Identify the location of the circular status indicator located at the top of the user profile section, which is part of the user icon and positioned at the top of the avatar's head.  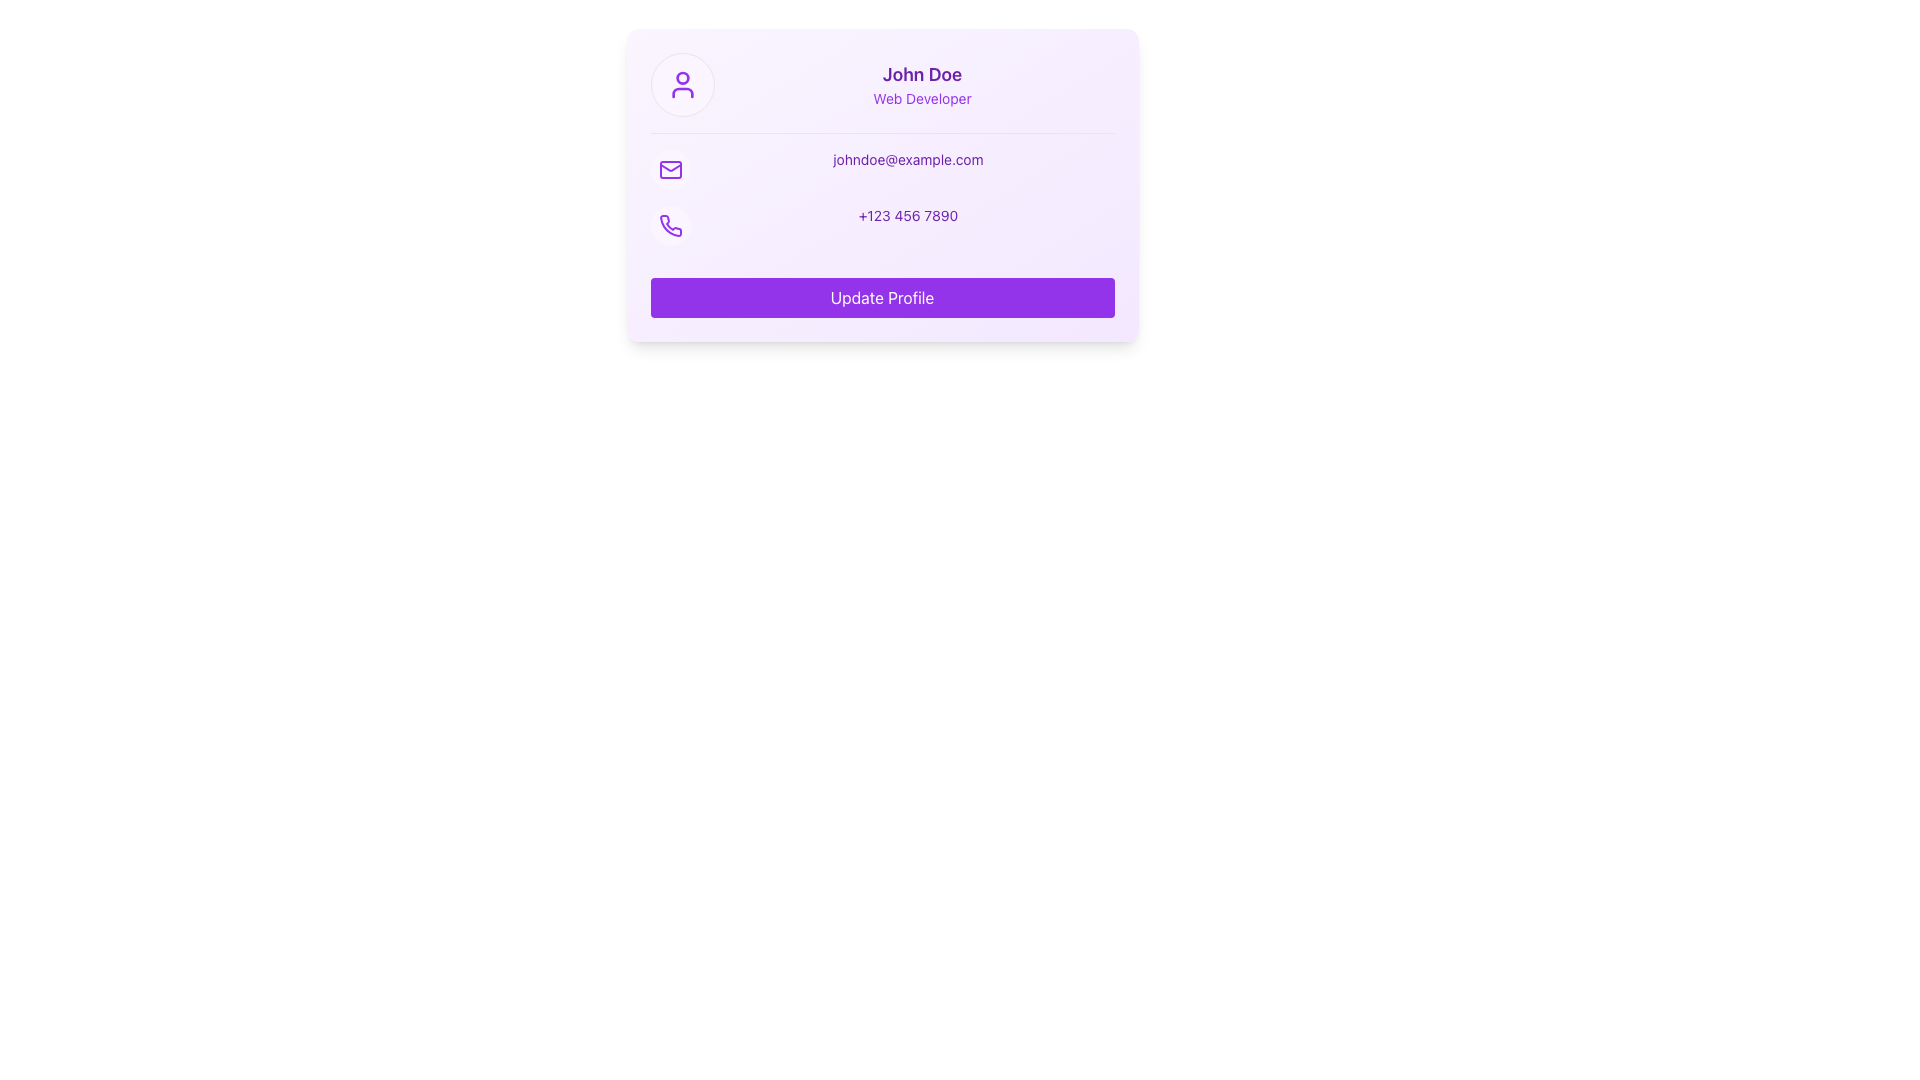
(682, 77).